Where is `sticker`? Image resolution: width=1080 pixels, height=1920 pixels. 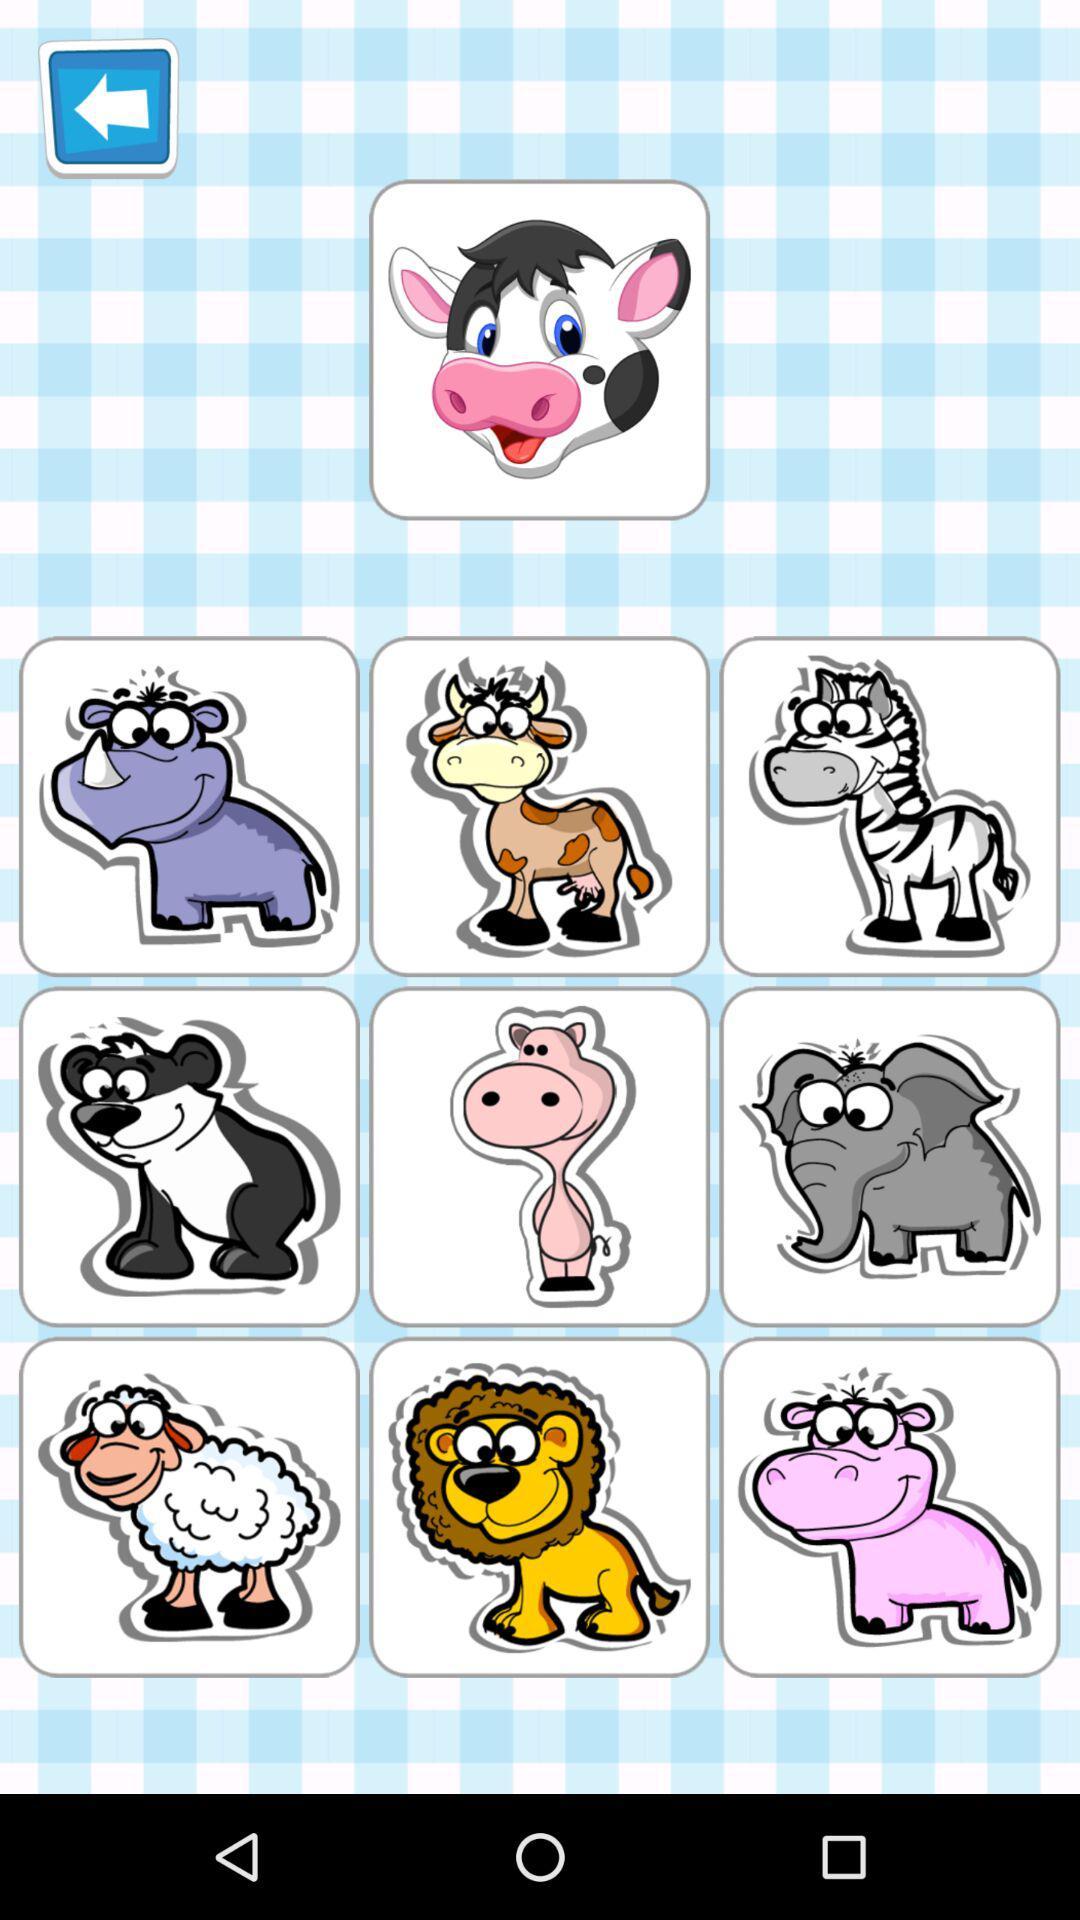 sticker is located at coordinates (538, 349).